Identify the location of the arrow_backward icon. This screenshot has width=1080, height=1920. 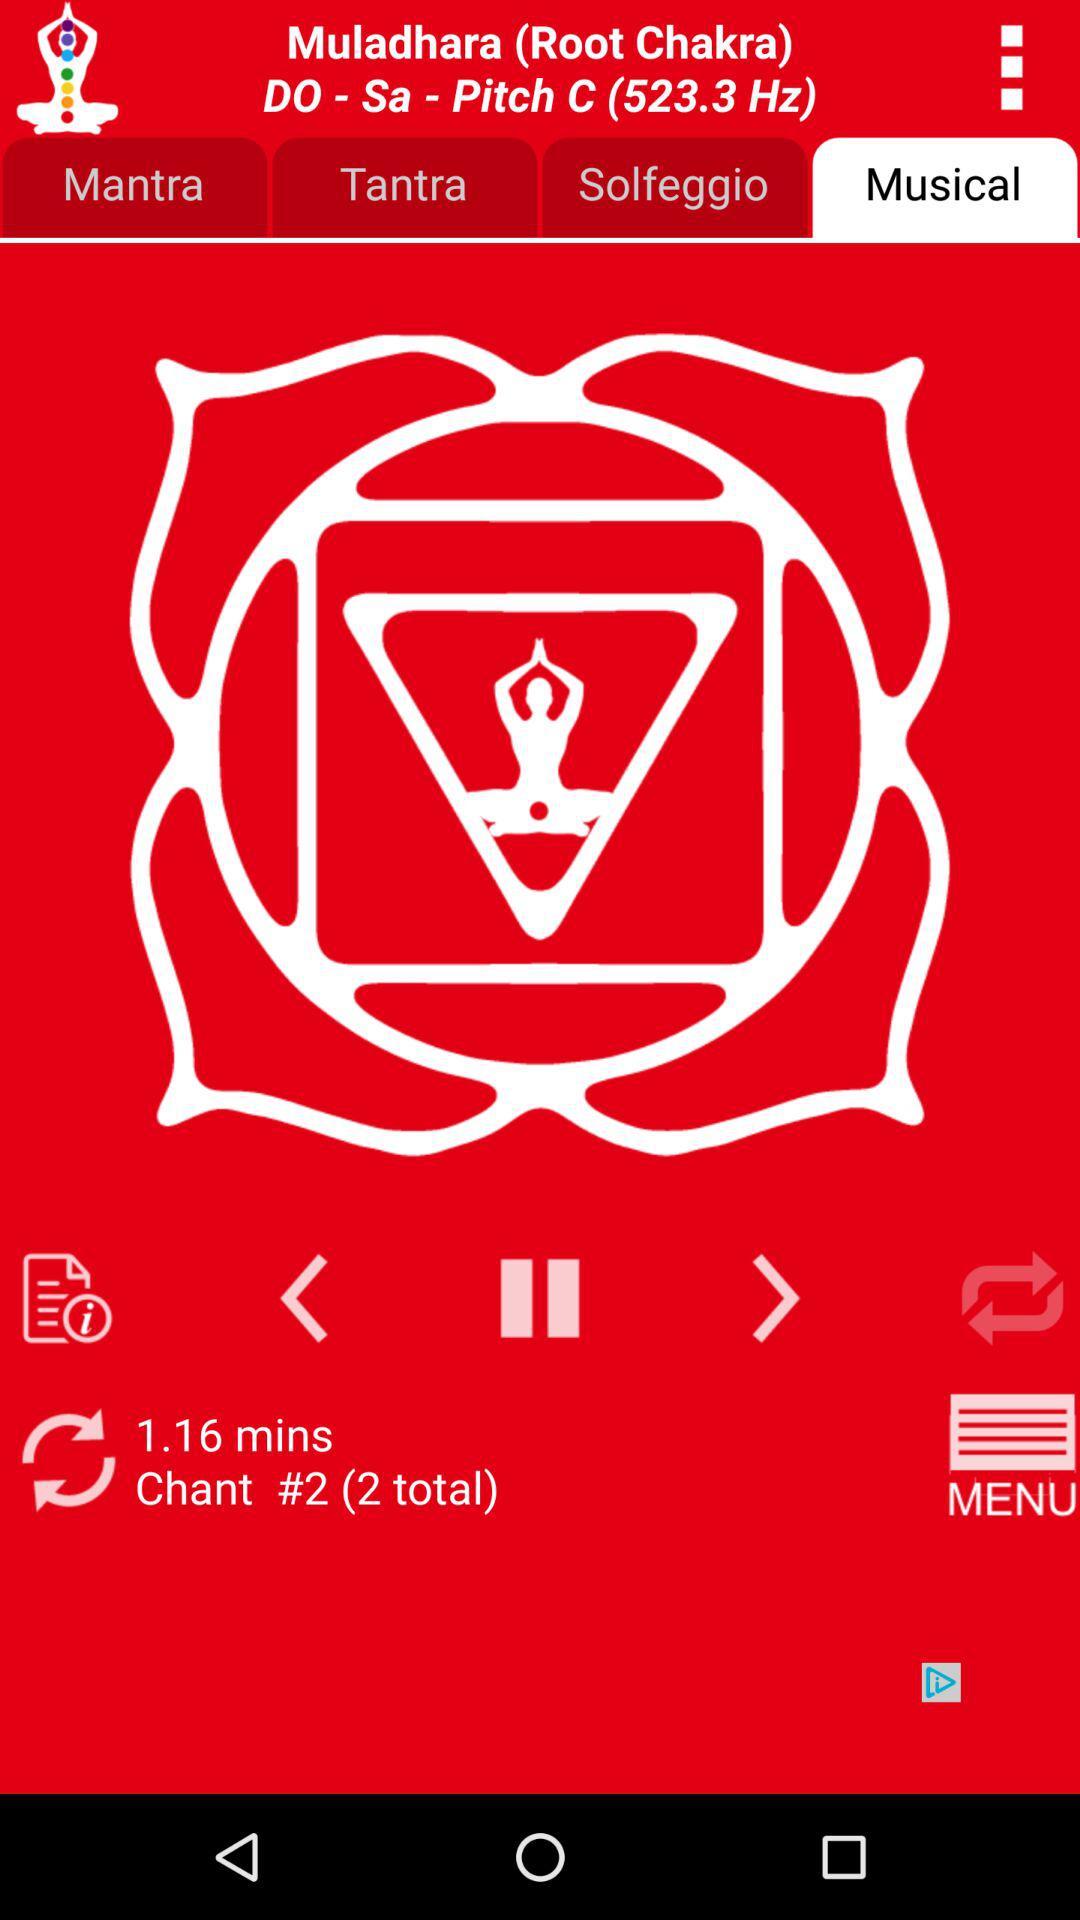
(303, 1388).